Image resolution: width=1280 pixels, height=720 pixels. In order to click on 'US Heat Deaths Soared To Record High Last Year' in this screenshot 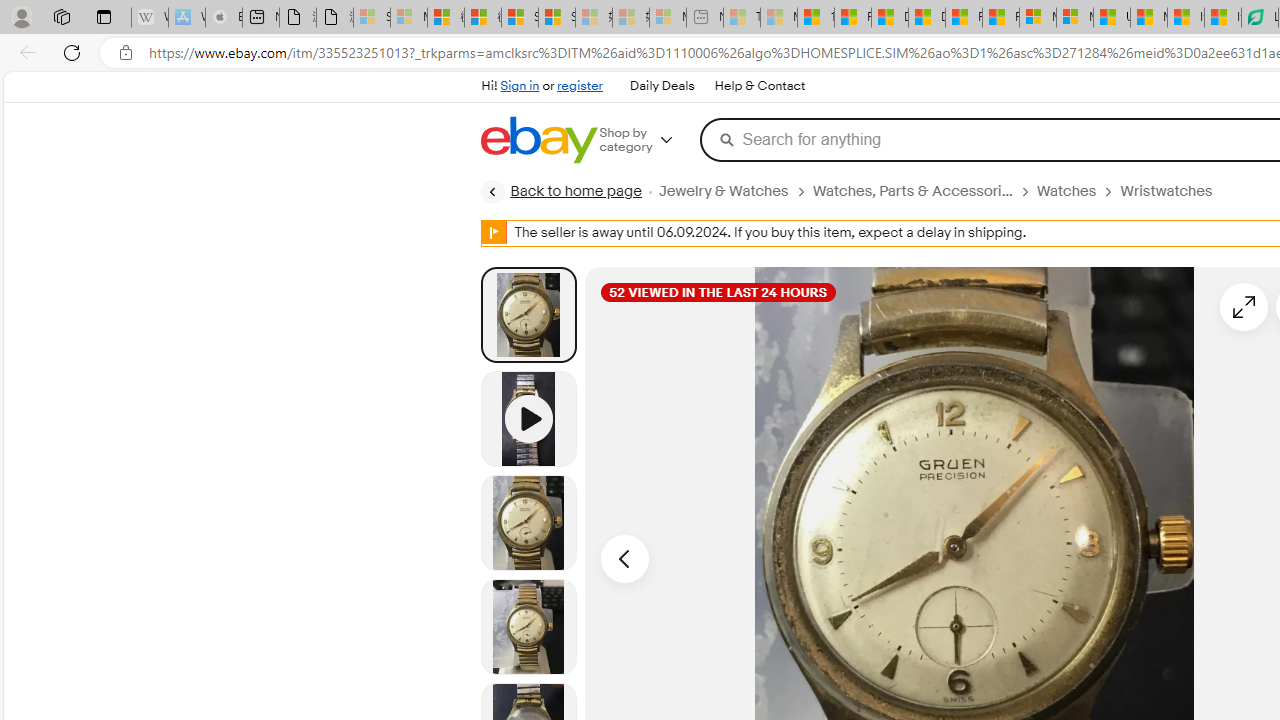, I will do `click(1111, 17)`.